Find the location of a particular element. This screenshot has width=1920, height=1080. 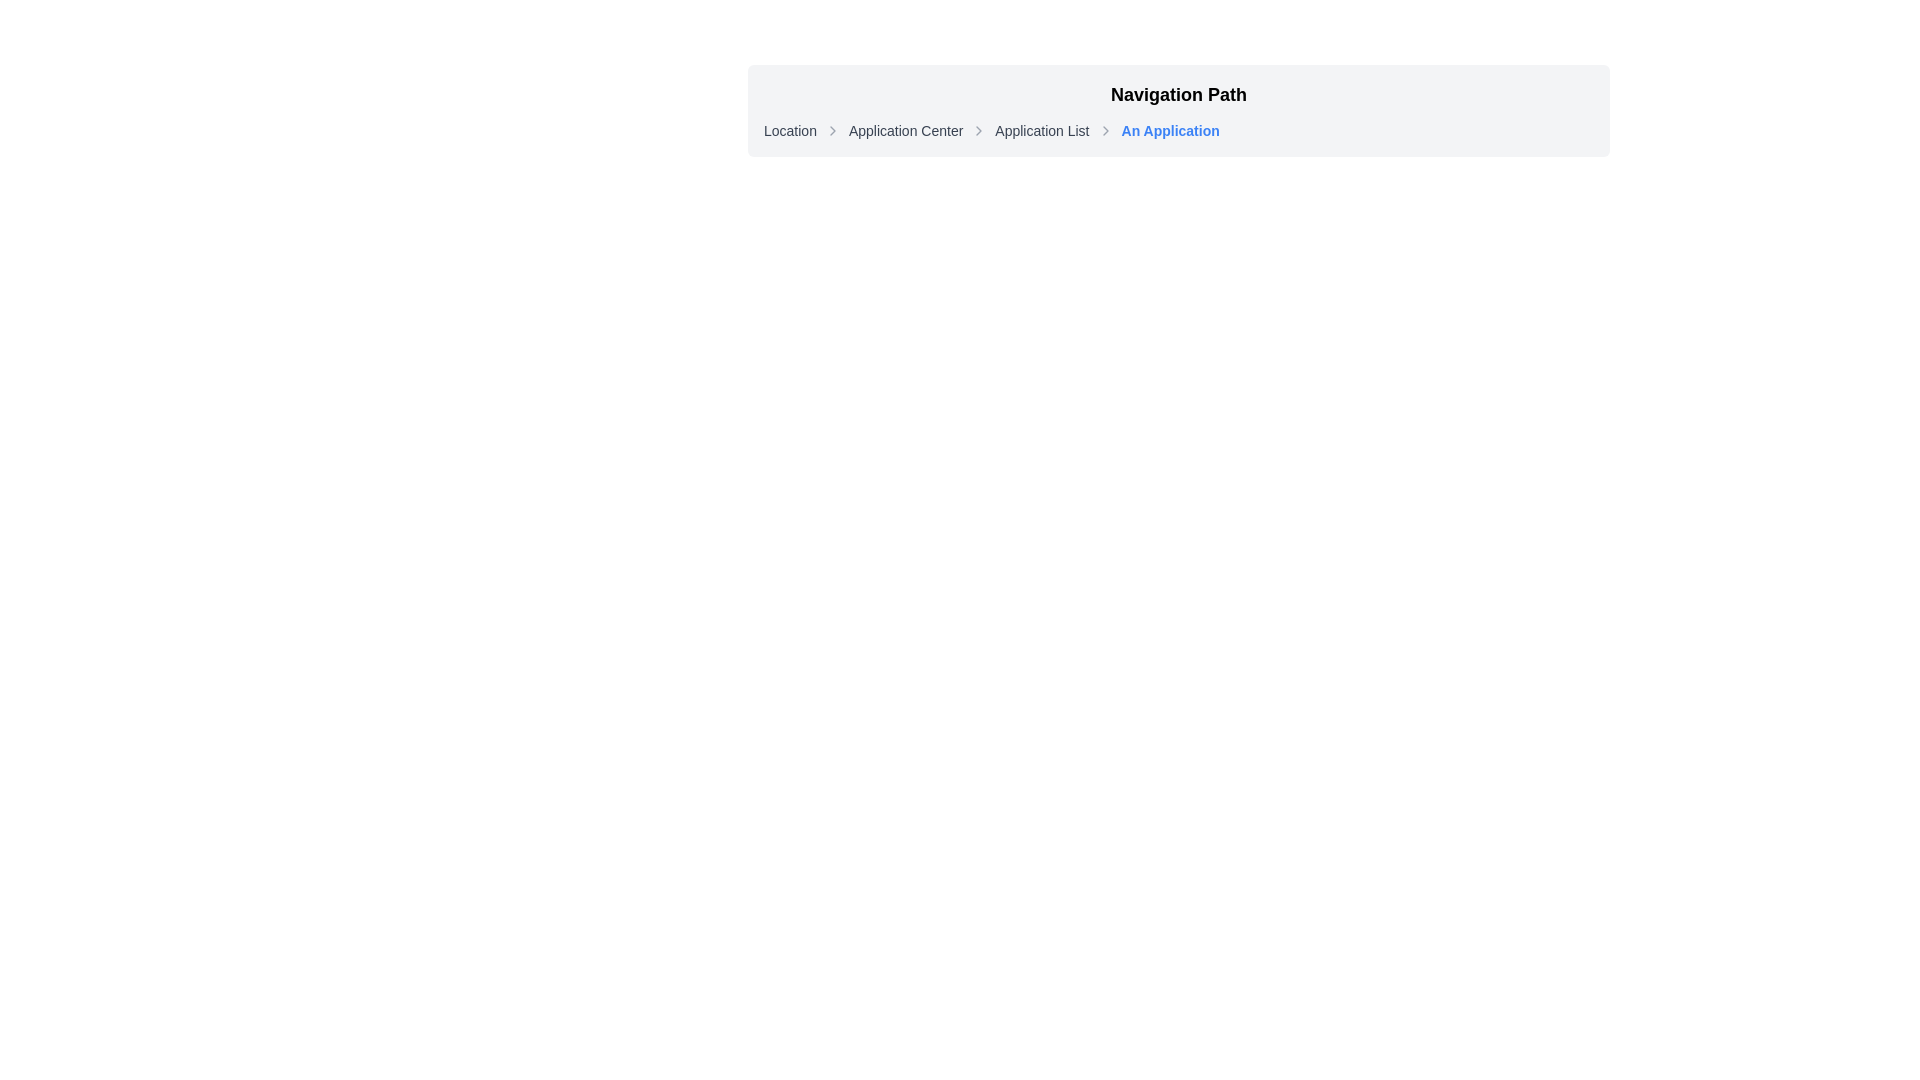

the first chevron icon in the breadcrumb navigation bar, located between the 'Location' and 'Application Center' text links is located at coordinates (832, 131).